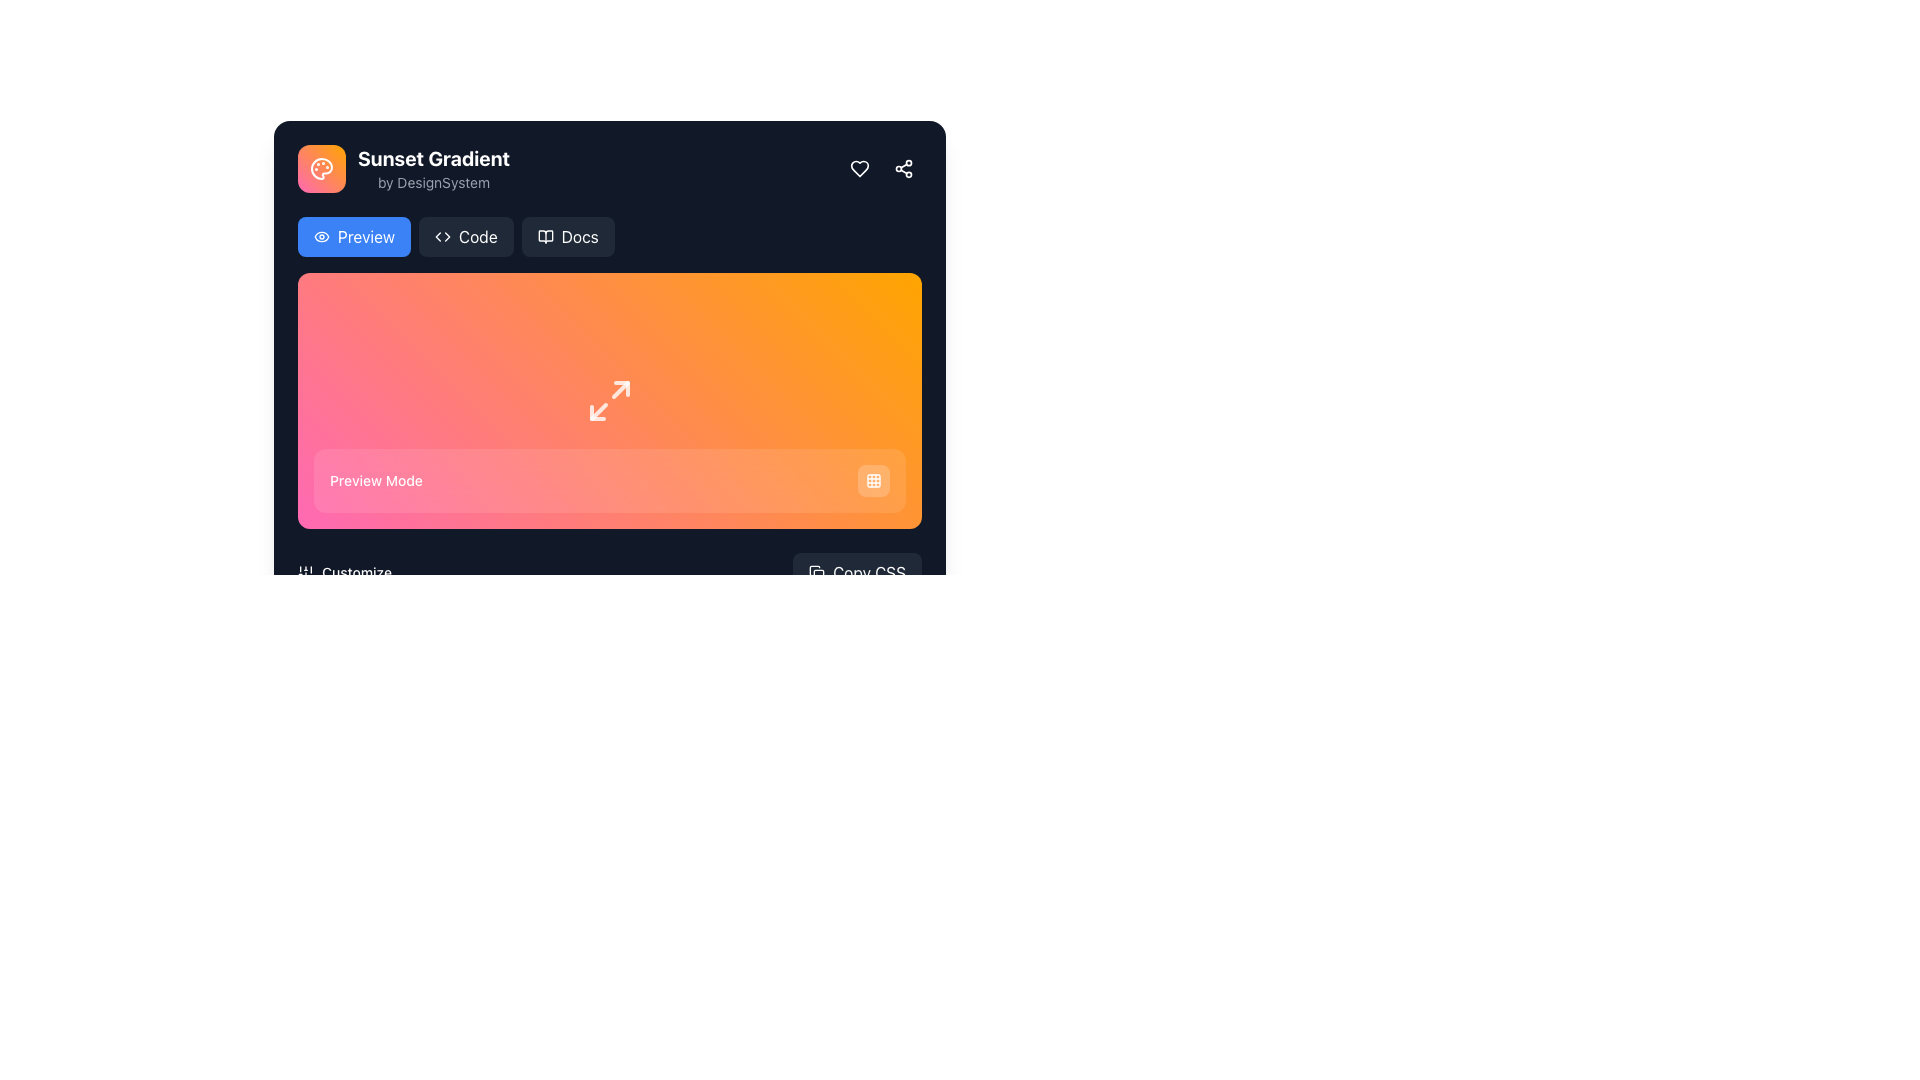  What do you see at coordinates (465, 235) in the screenshot?
I see `the rectangular button labeled 'Code' with code brackets icon, located in the header section between 'Preview' and 'Docs' buttons` at bounding box center [465, 235].